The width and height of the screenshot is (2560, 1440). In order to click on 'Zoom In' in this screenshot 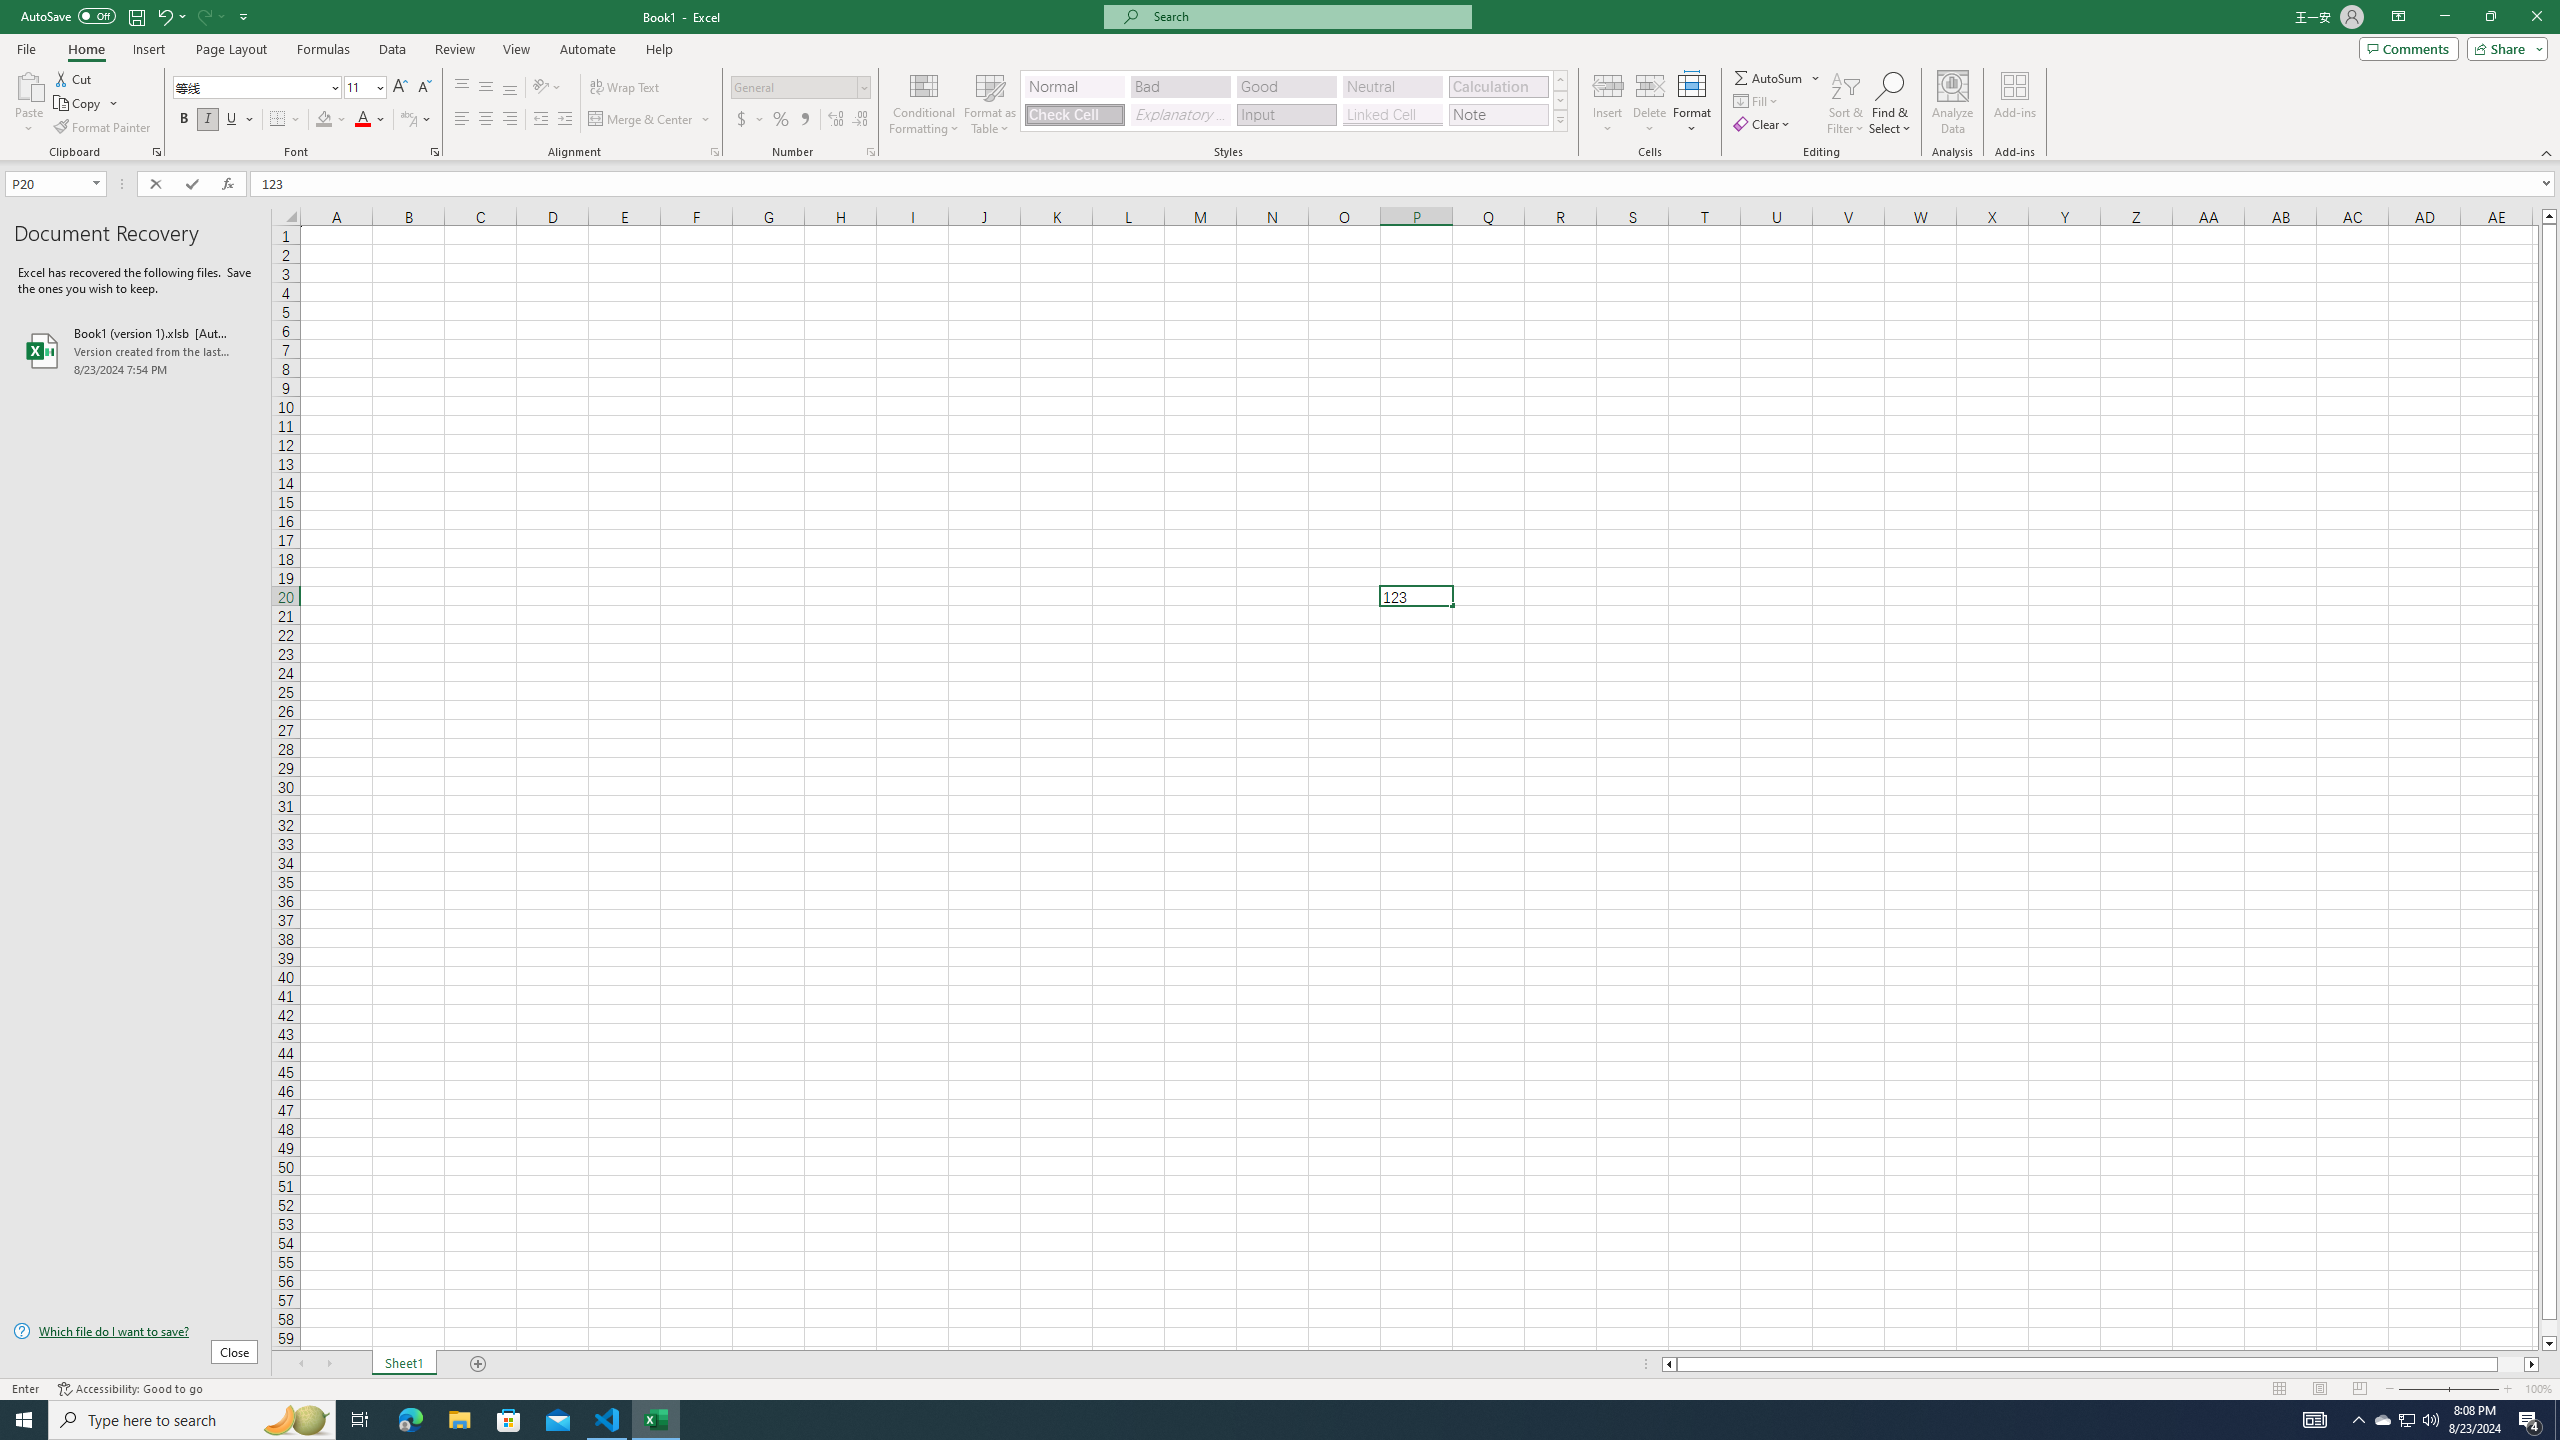, I will do `click(2507, 1389)`.